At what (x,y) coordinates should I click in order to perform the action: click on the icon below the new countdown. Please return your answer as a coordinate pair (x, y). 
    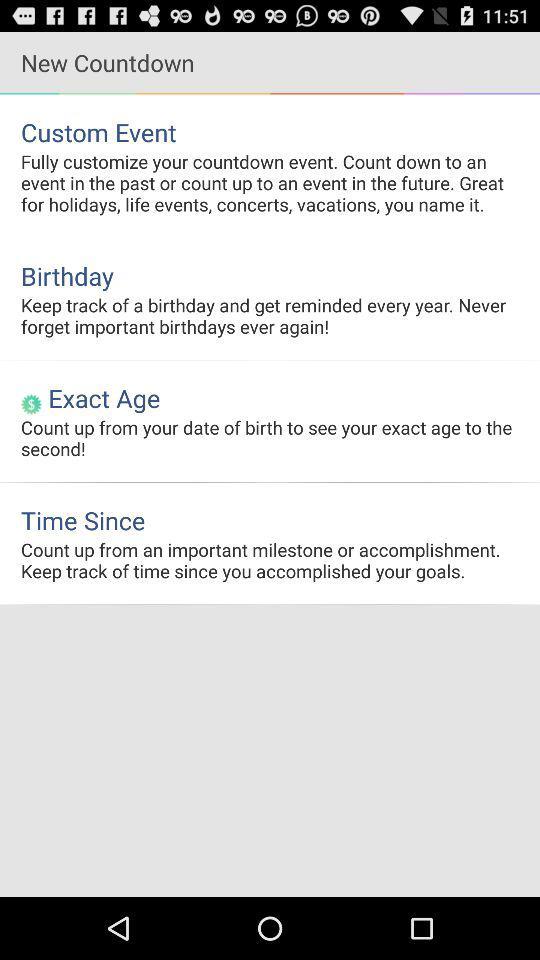
    Looking at the image, I should click on (270, 131).